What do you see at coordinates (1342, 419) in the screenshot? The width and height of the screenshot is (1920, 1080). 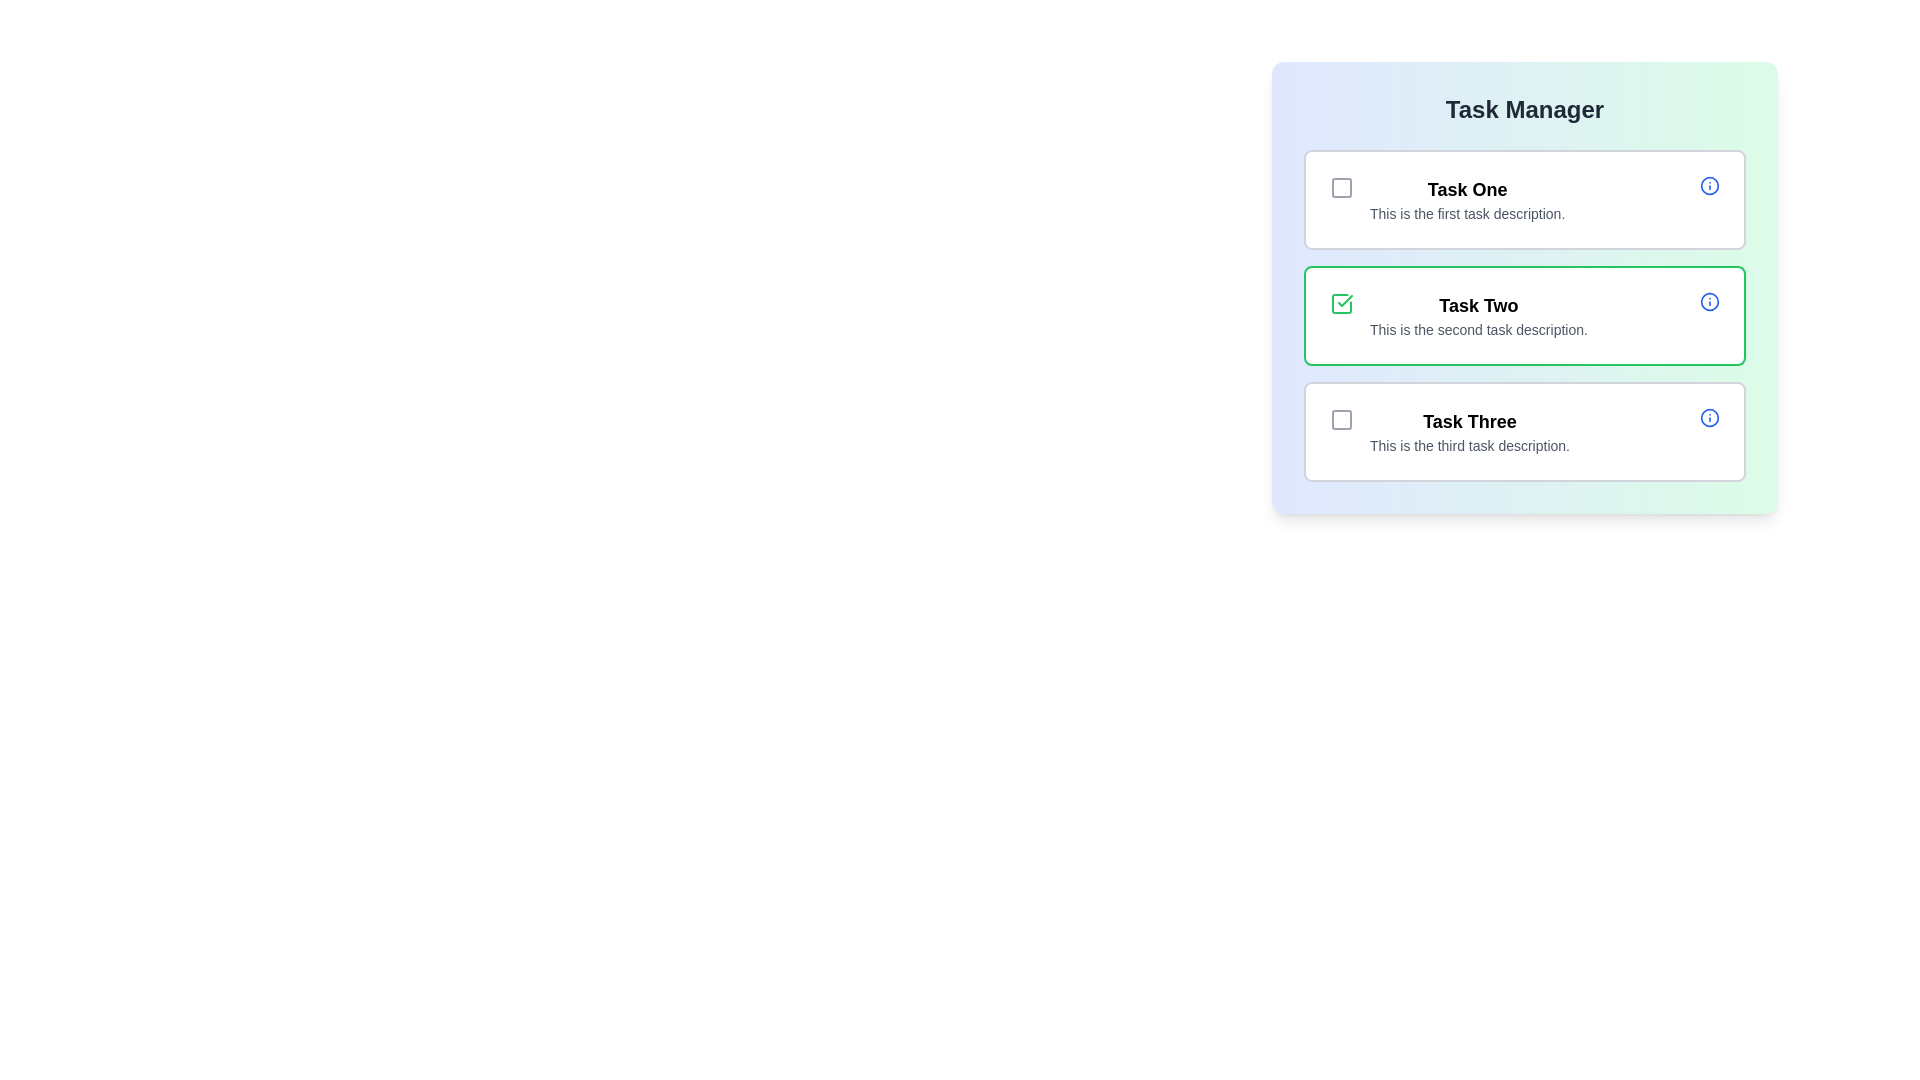 I see `the checkbox icon` at bounding box center [1342, 419].